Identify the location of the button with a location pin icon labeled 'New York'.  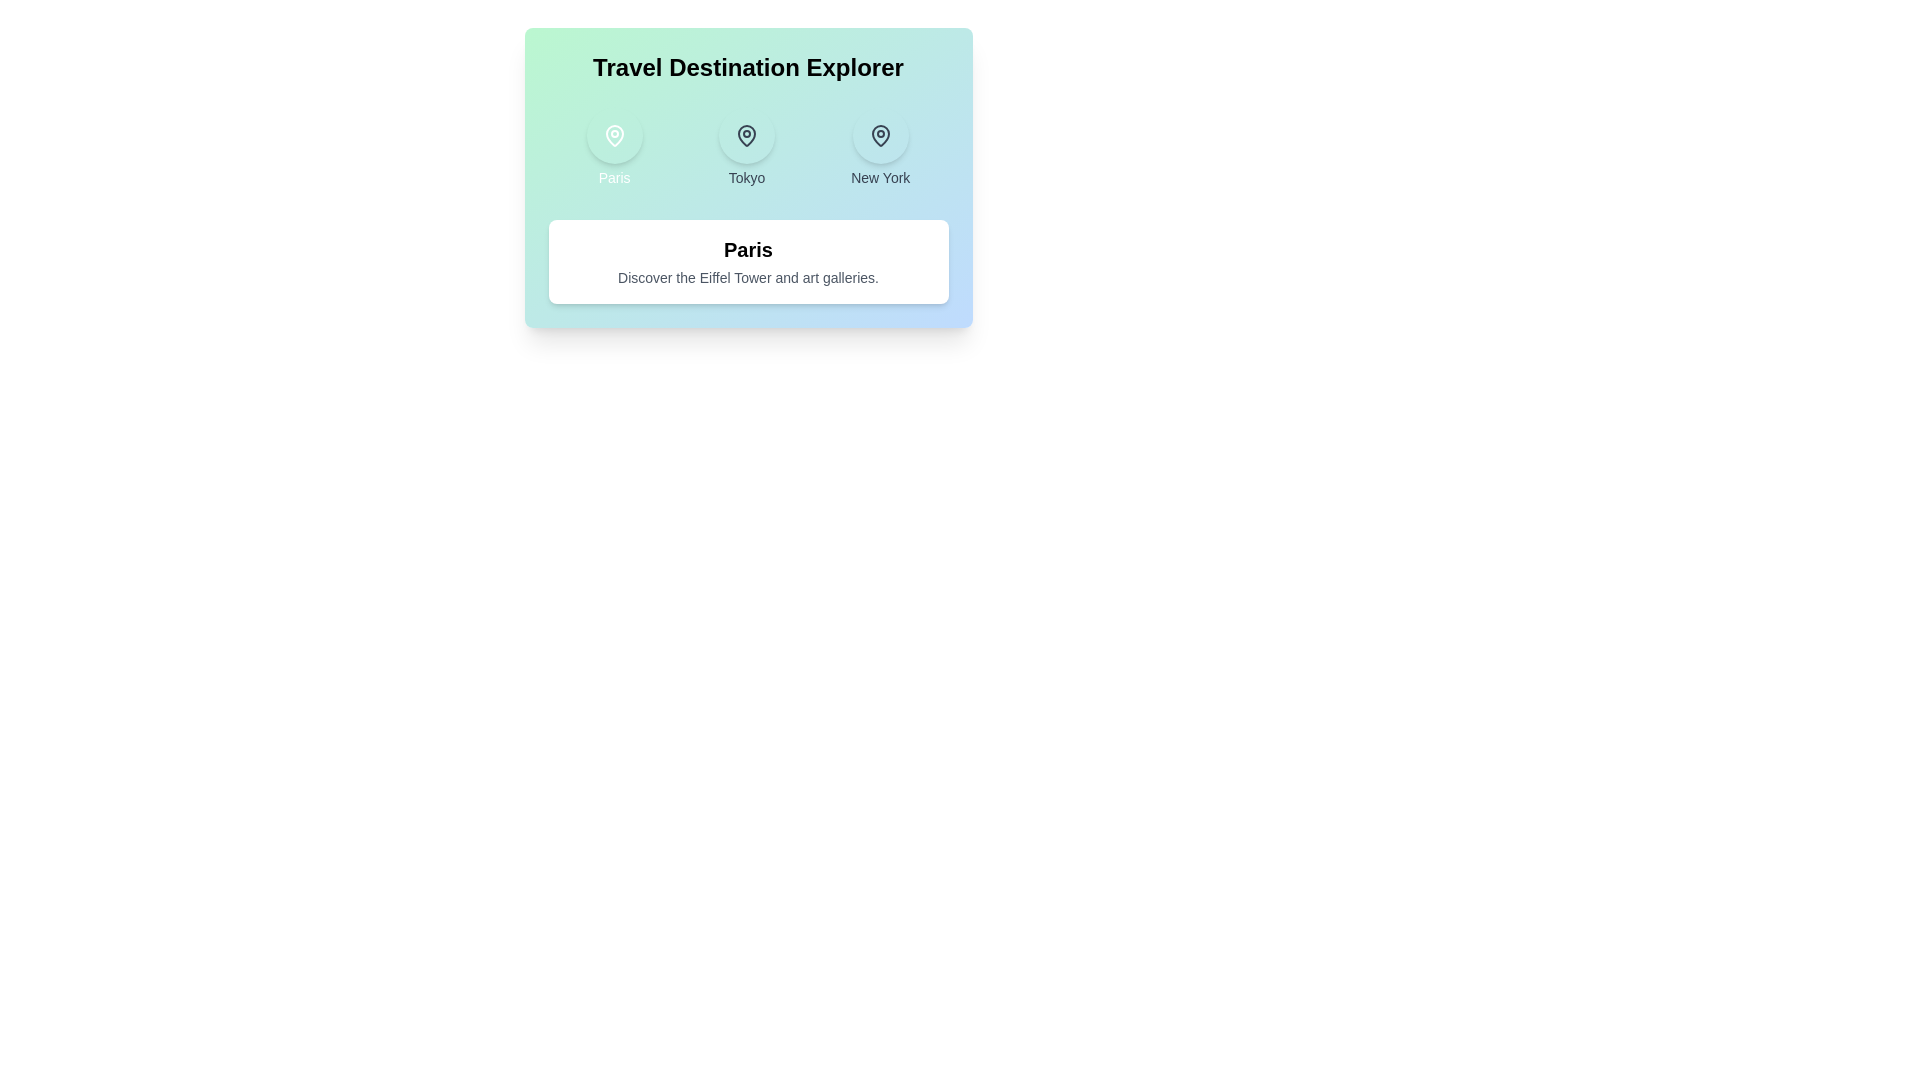
(880, 146).